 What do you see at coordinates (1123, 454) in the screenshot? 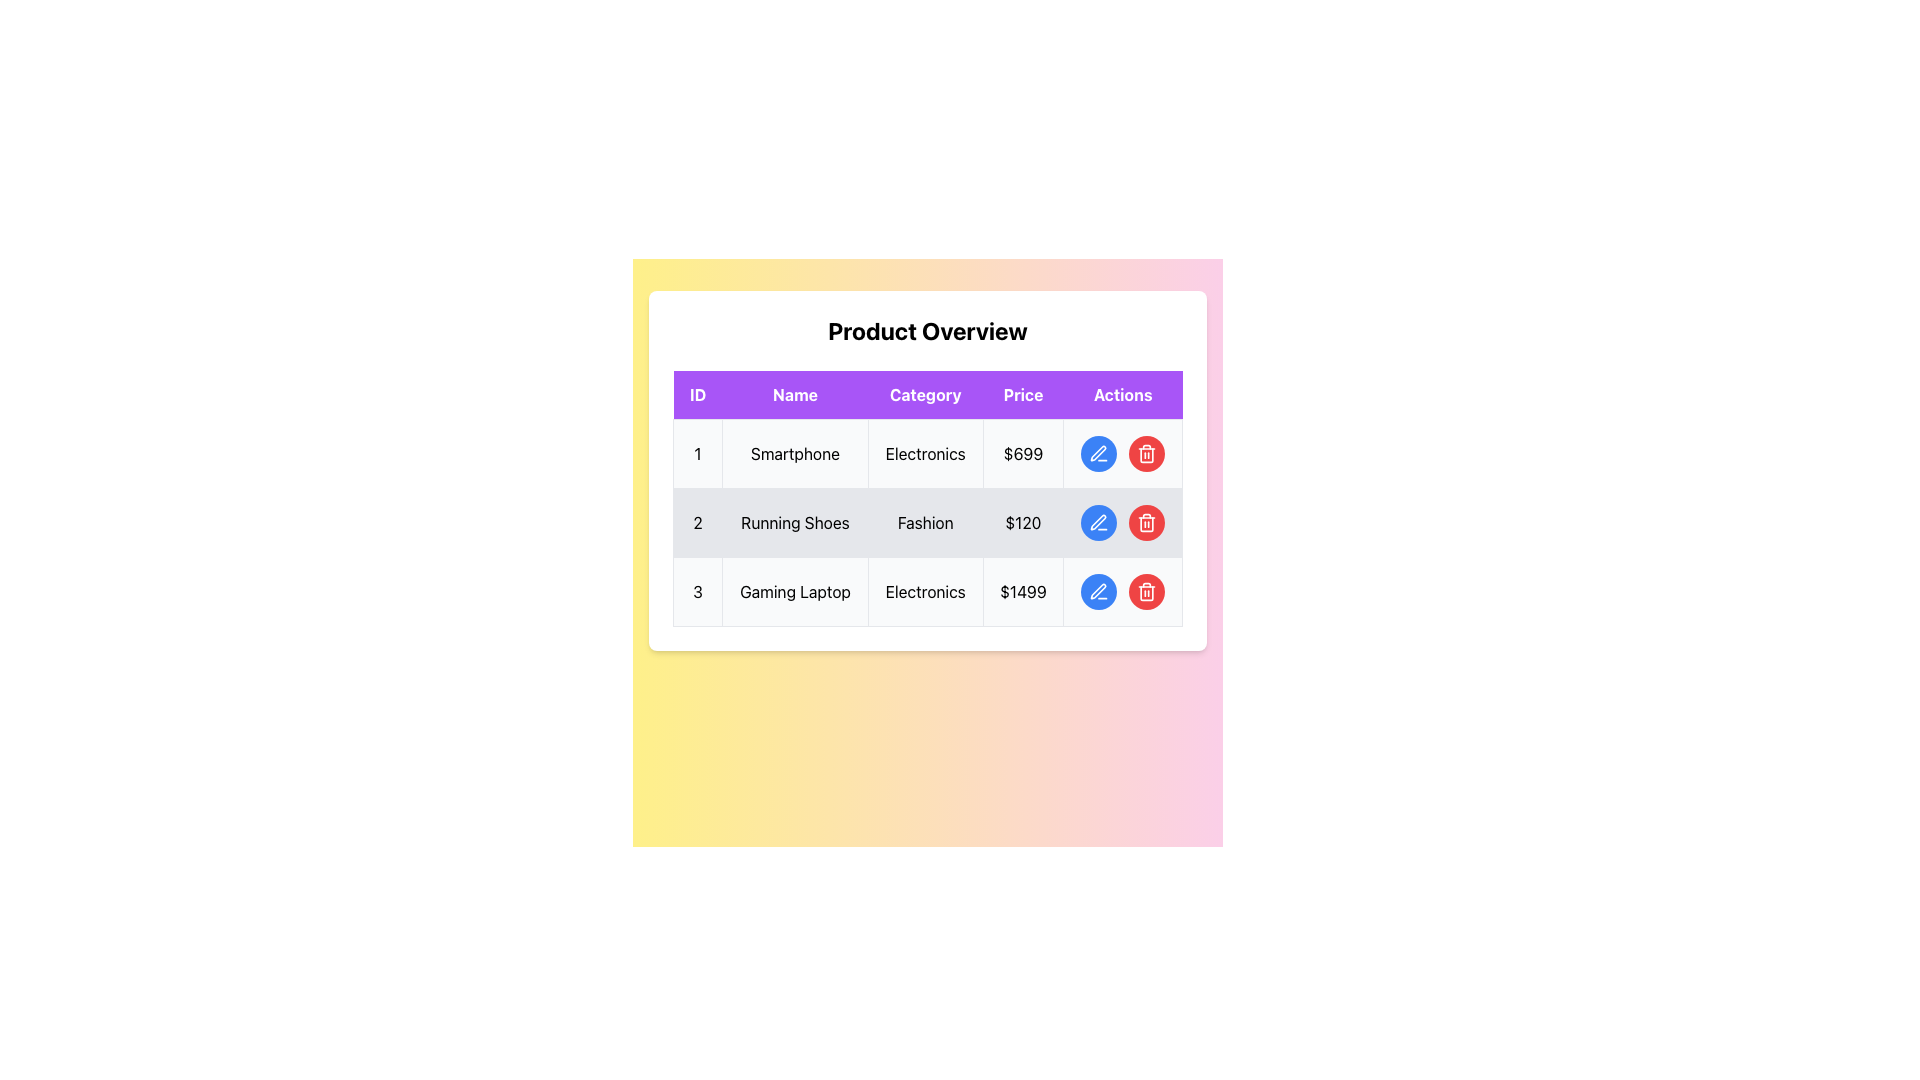
I see `the edit button located in the fifth cell of the first row of the table, which corresponds to the 'Actions' column` at bounding box center [1123, 454].